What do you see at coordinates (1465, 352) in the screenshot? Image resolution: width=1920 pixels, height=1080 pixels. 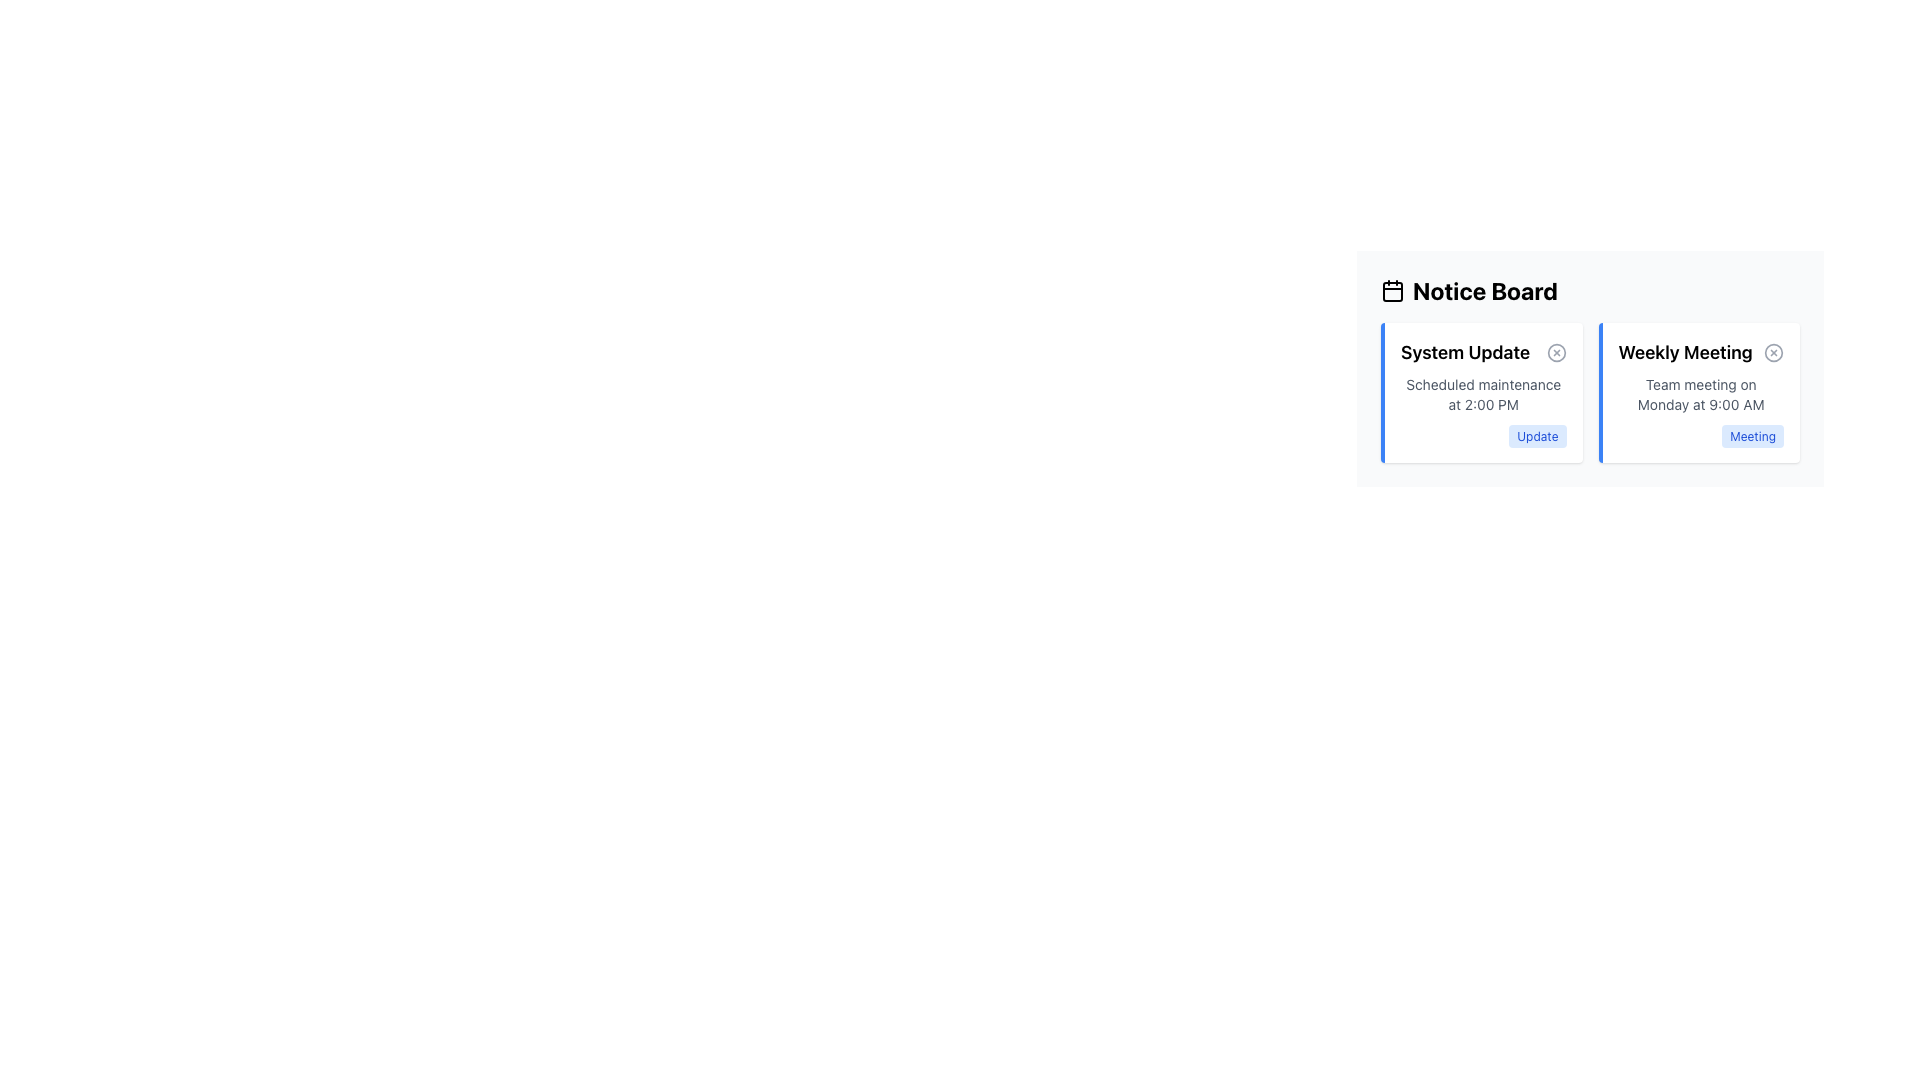 I see `text label that contains the words 'System Update', which is styled in bold and positioned at the top left corner of its card layout on the notice board` at bounding box center [1465, 352].